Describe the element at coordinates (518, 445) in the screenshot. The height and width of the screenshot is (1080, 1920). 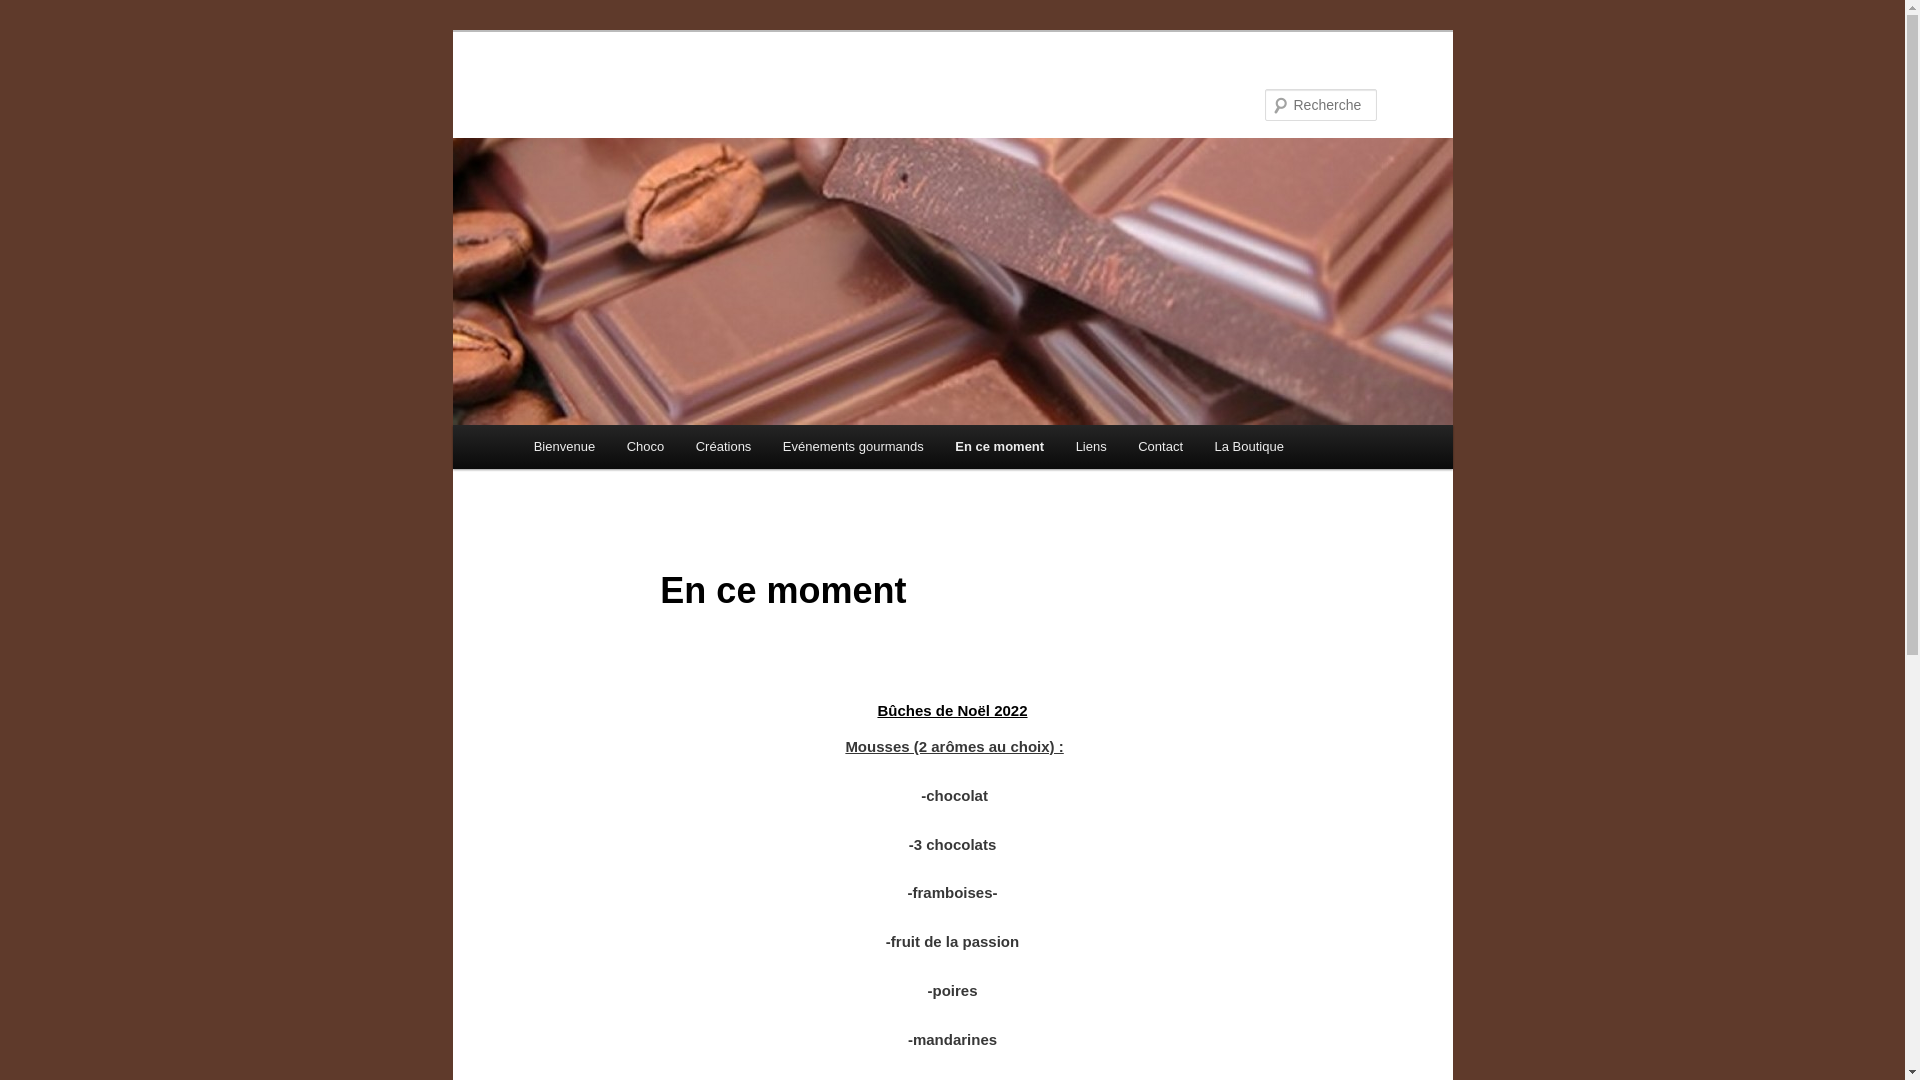
I see `'Bienvenue'` at that location.